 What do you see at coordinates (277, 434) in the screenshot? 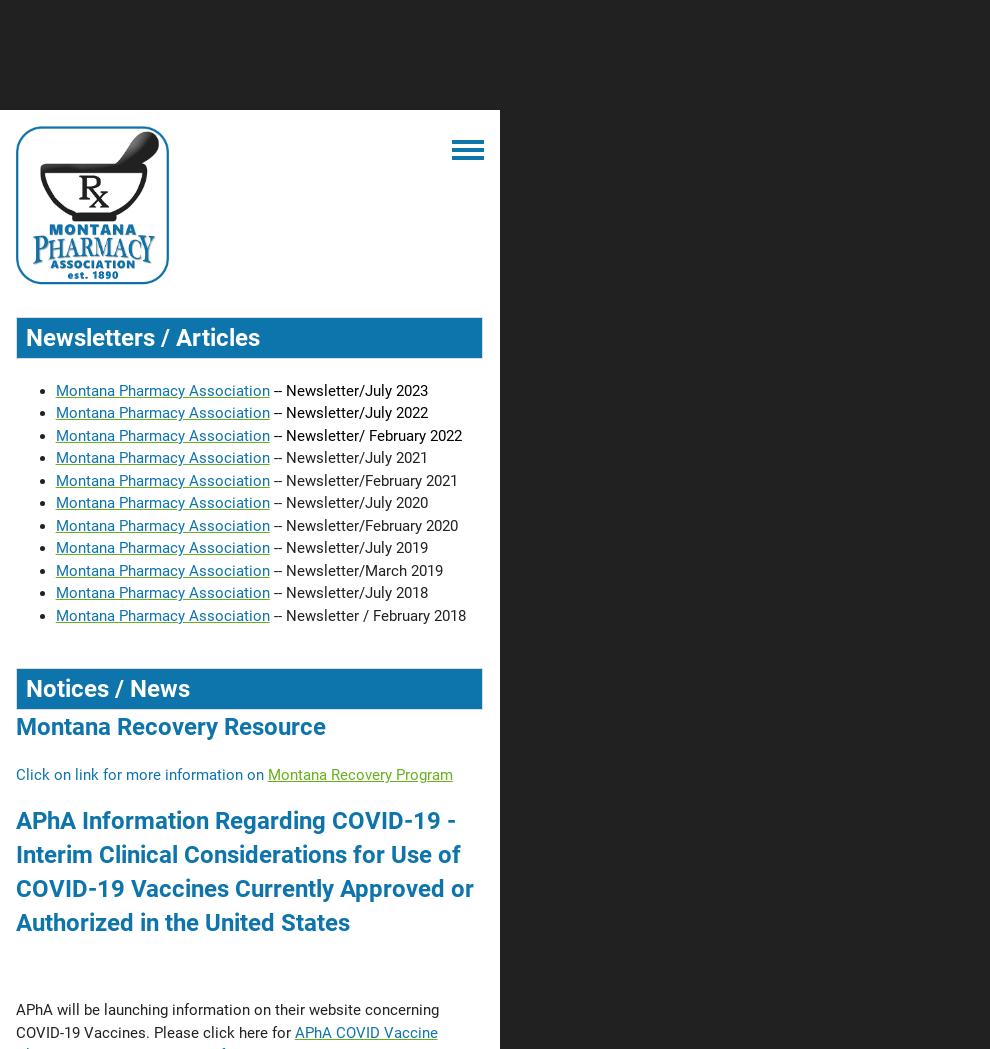
I see `'--'` at bounding box center [277, 434].